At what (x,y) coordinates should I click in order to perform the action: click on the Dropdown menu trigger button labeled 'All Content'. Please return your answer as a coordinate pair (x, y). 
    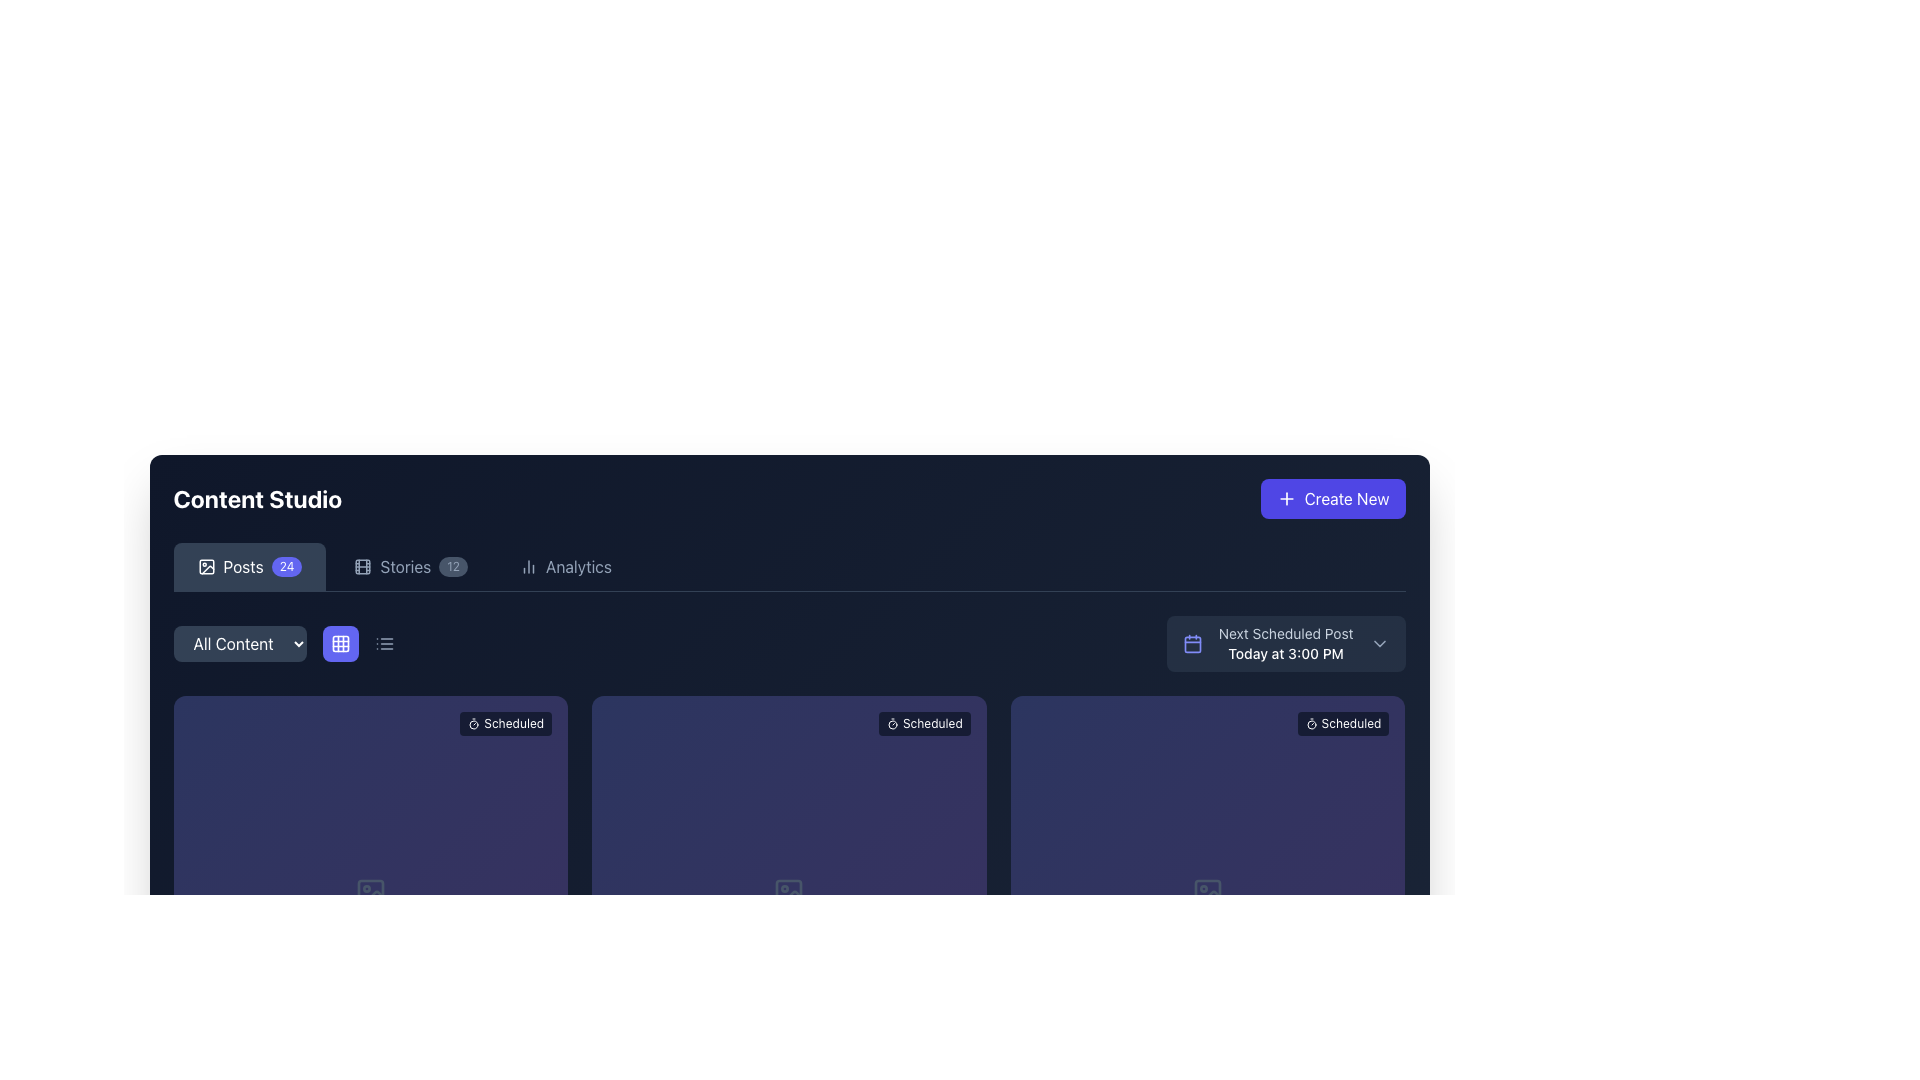
    Looking at the image, I should click on (287, 644).